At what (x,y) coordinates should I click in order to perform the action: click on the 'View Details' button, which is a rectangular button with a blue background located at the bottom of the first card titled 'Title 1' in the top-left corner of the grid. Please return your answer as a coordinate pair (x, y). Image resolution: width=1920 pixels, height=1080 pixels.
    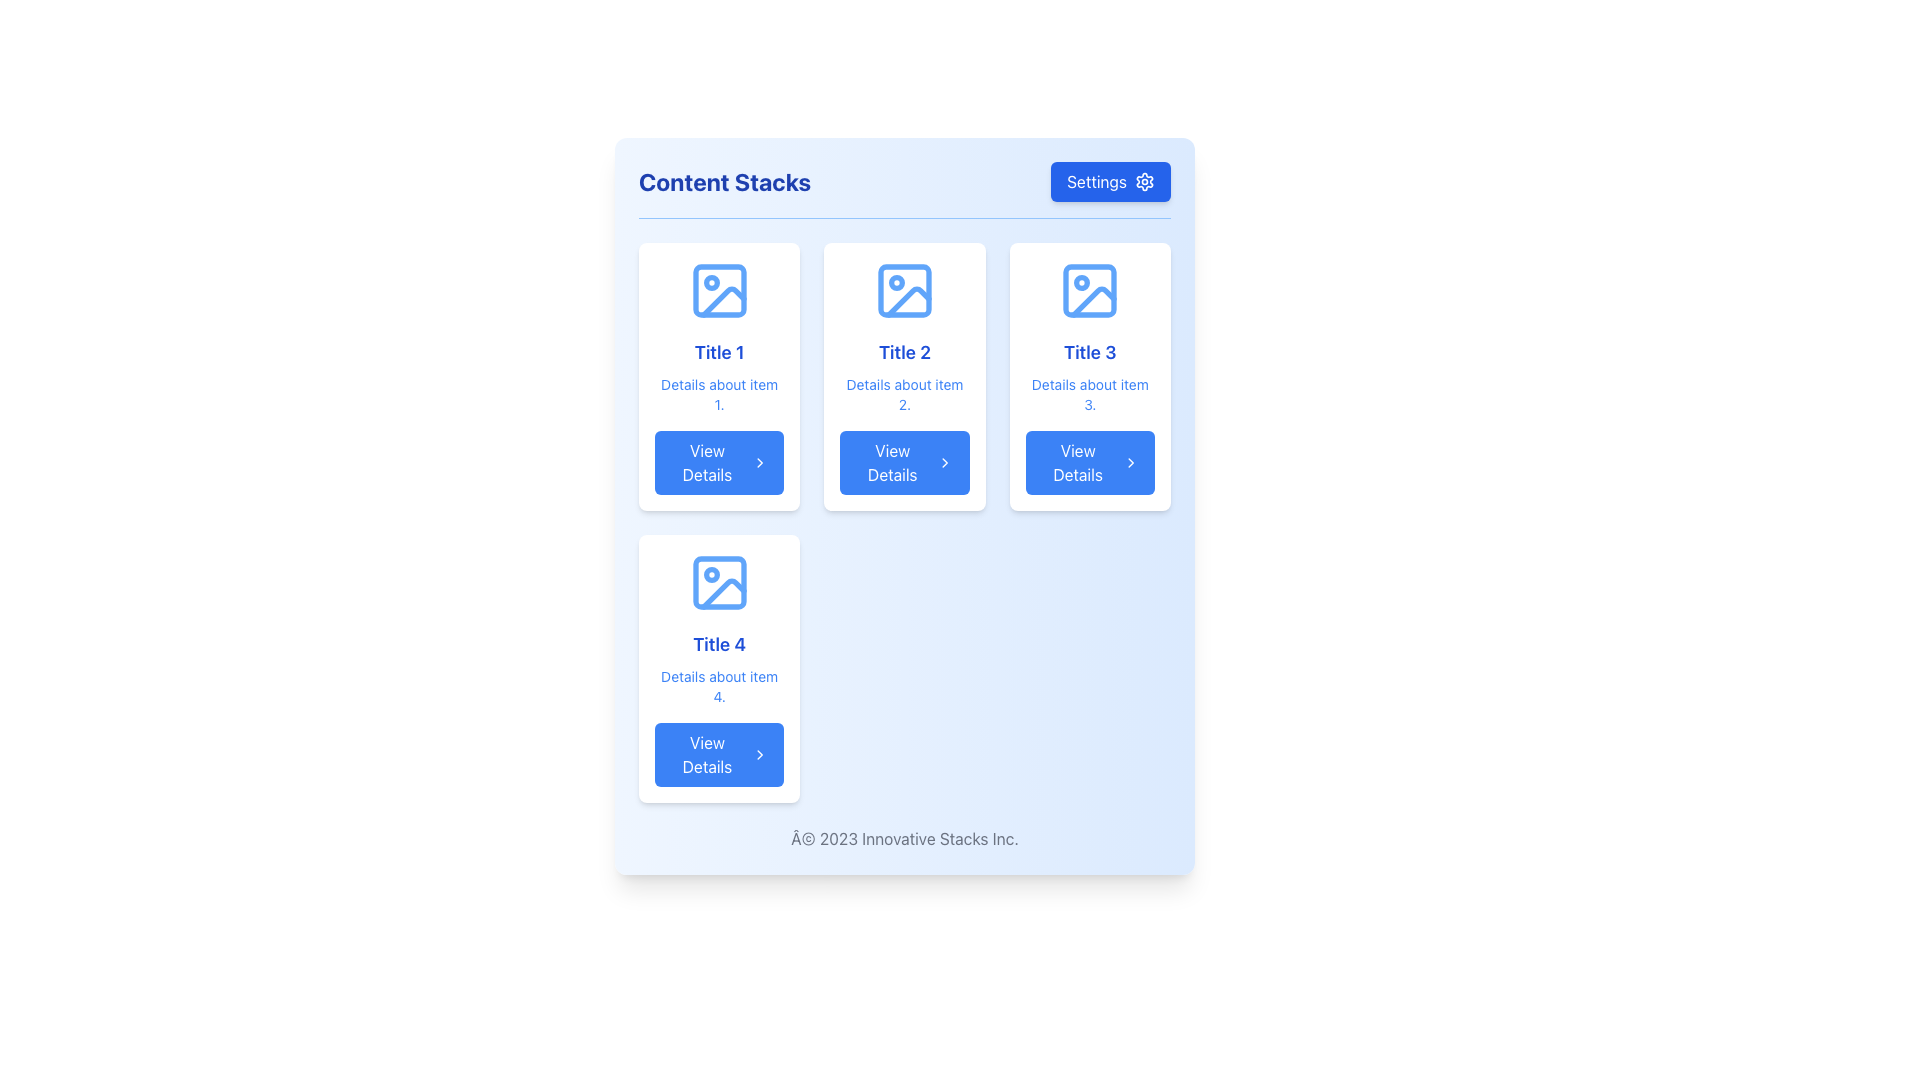
    Looking at the image, I should click on (719, 462).